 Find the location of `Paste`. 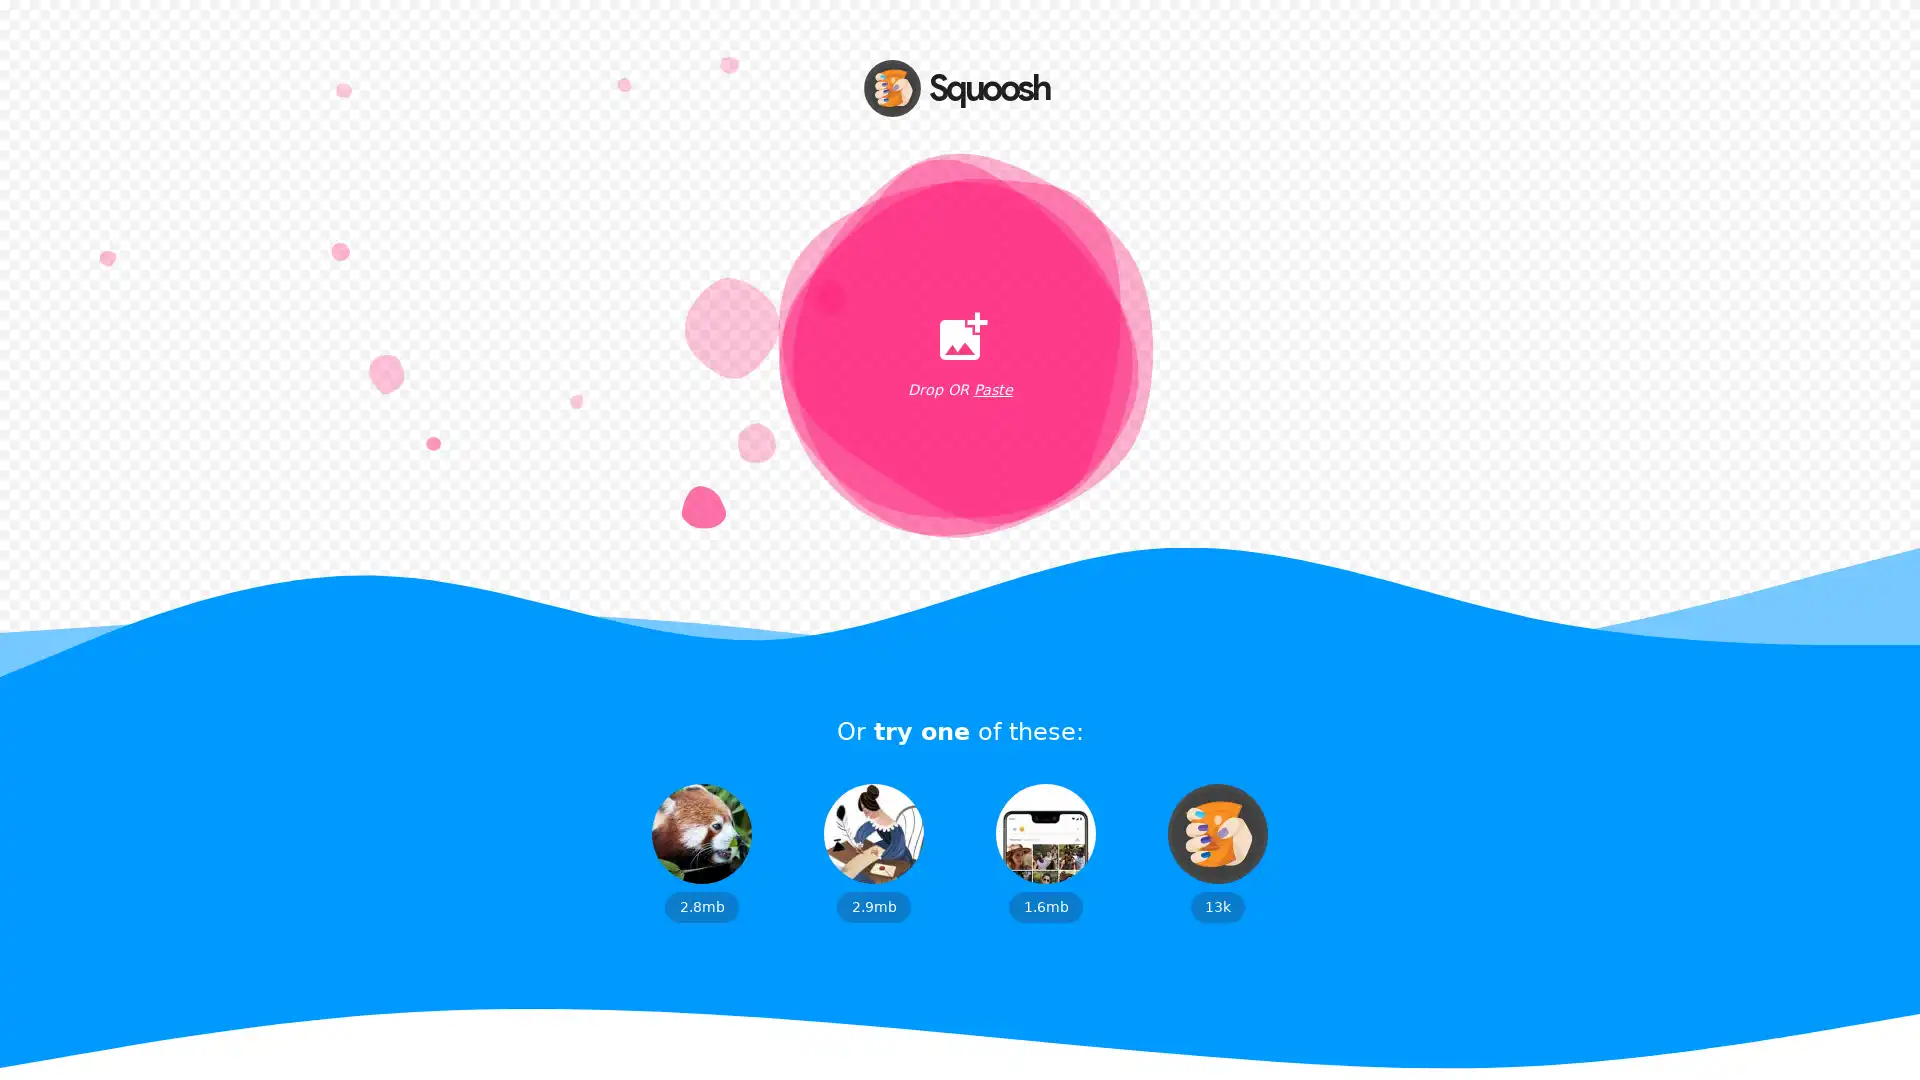

Paste is located at coordinates (992, 390).